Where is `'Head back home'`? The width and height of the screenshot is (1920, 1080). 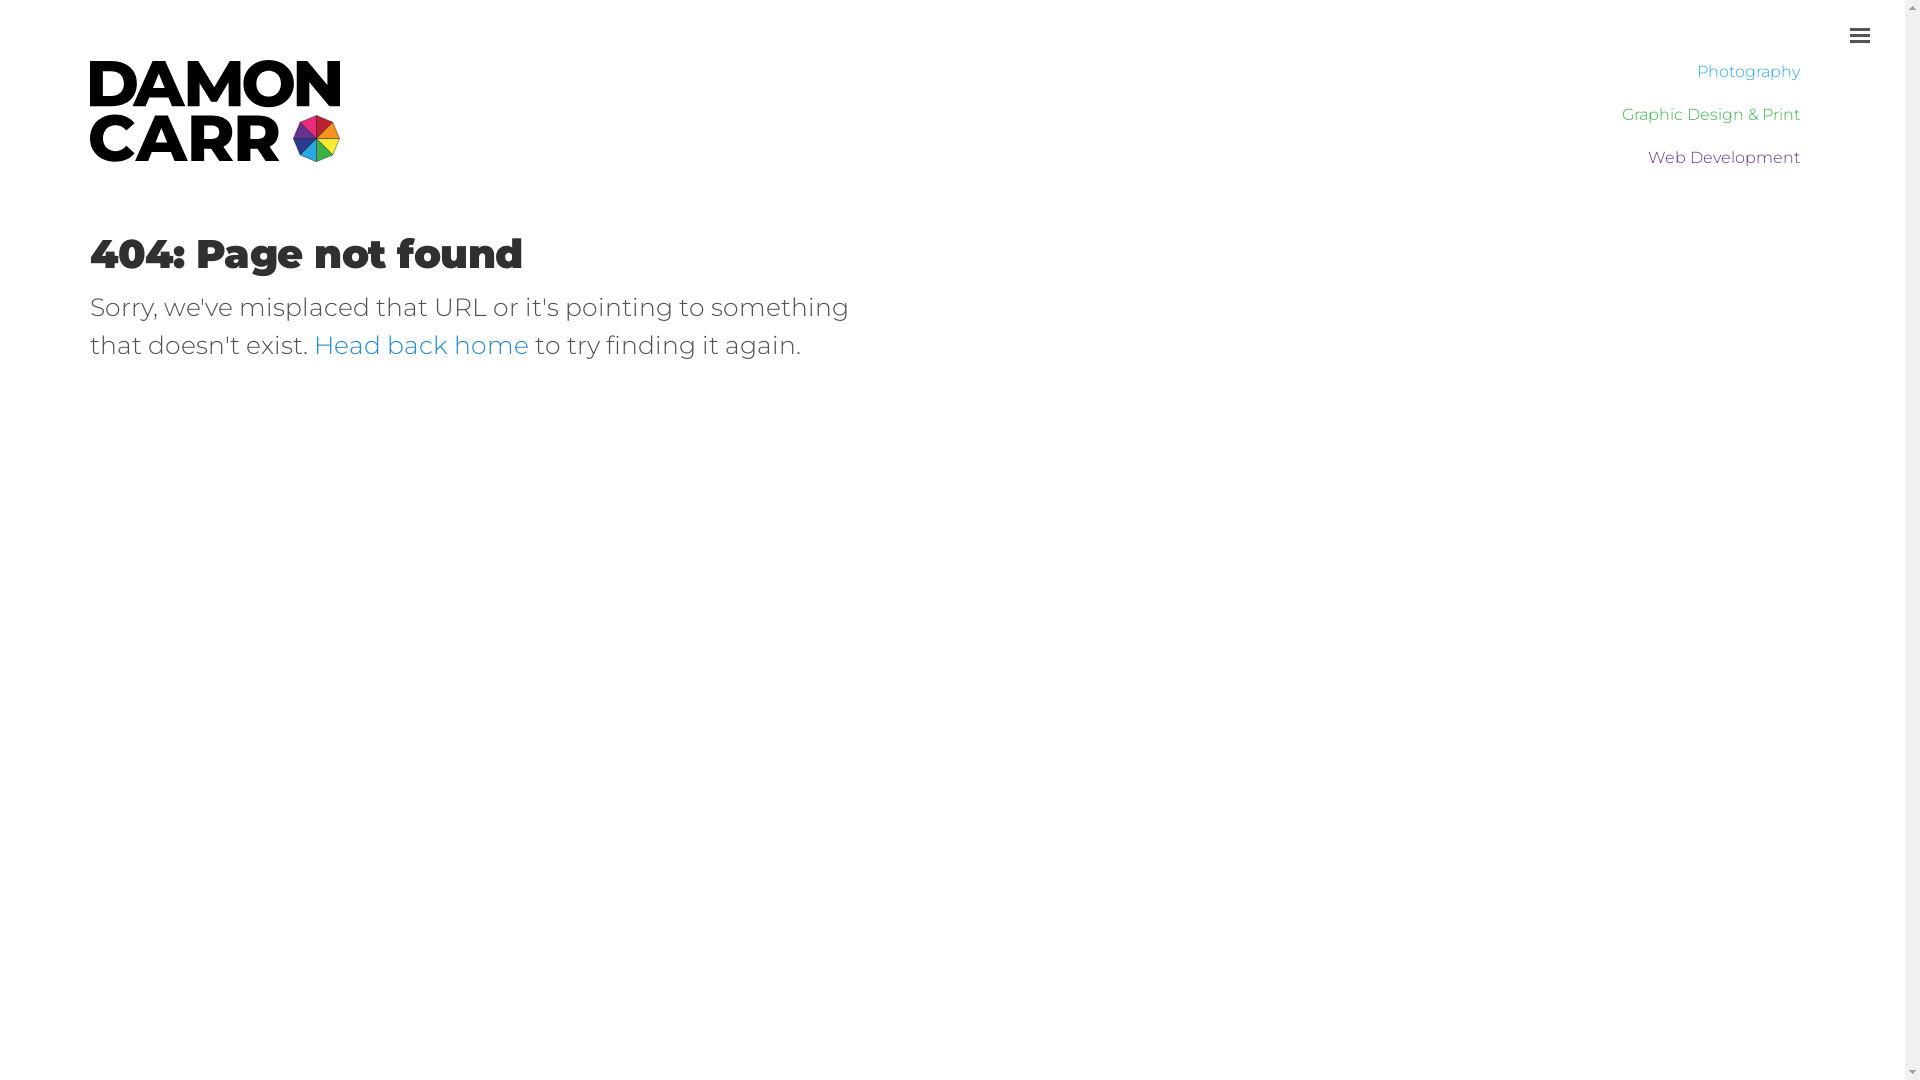 'Head back home' is located at coordinates (312, 343).